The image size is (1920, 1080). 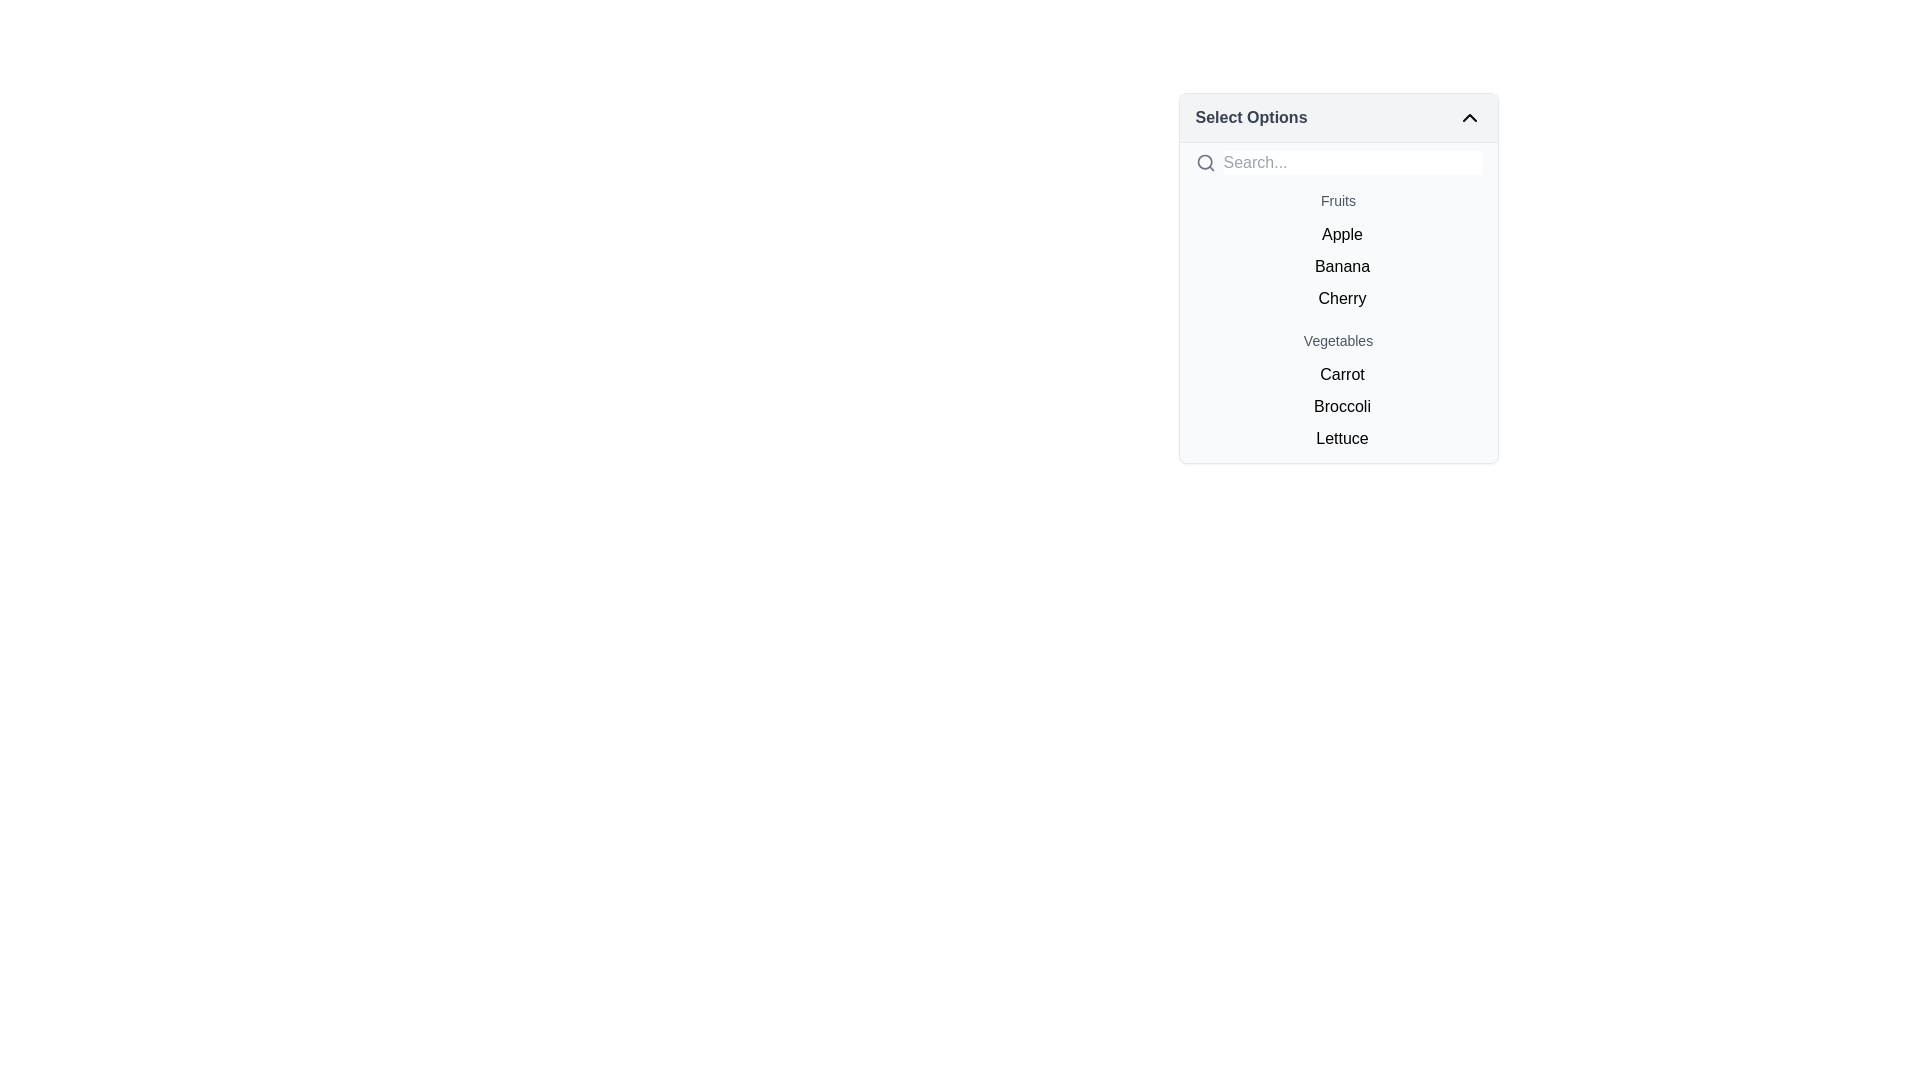 I want to click on the text-based selectable item 'Cherry' in the dropdown menu under the 'Fruits' label, so click(x=1338, y=303).